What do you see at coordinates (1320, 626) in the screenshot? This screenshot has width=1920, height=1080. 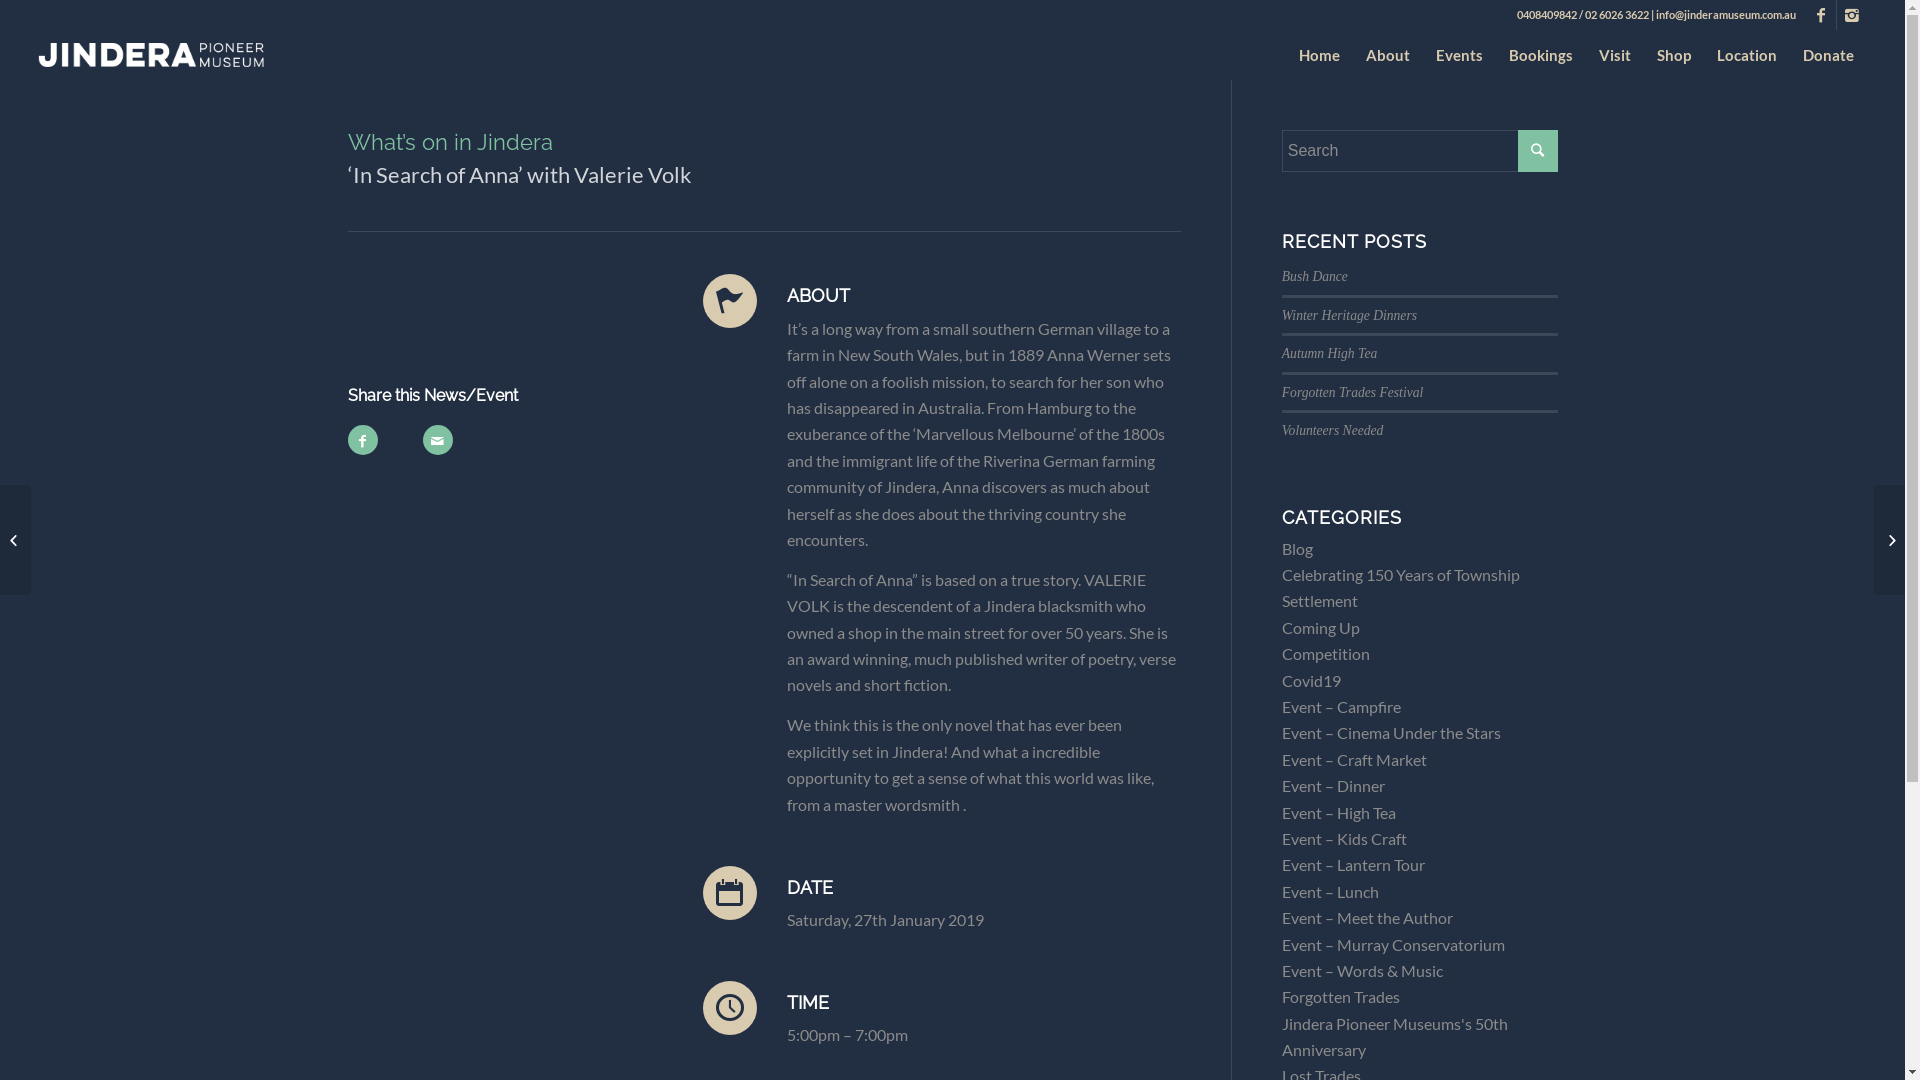 I see `'Coming Up'` at bounding box center [1320, 626].